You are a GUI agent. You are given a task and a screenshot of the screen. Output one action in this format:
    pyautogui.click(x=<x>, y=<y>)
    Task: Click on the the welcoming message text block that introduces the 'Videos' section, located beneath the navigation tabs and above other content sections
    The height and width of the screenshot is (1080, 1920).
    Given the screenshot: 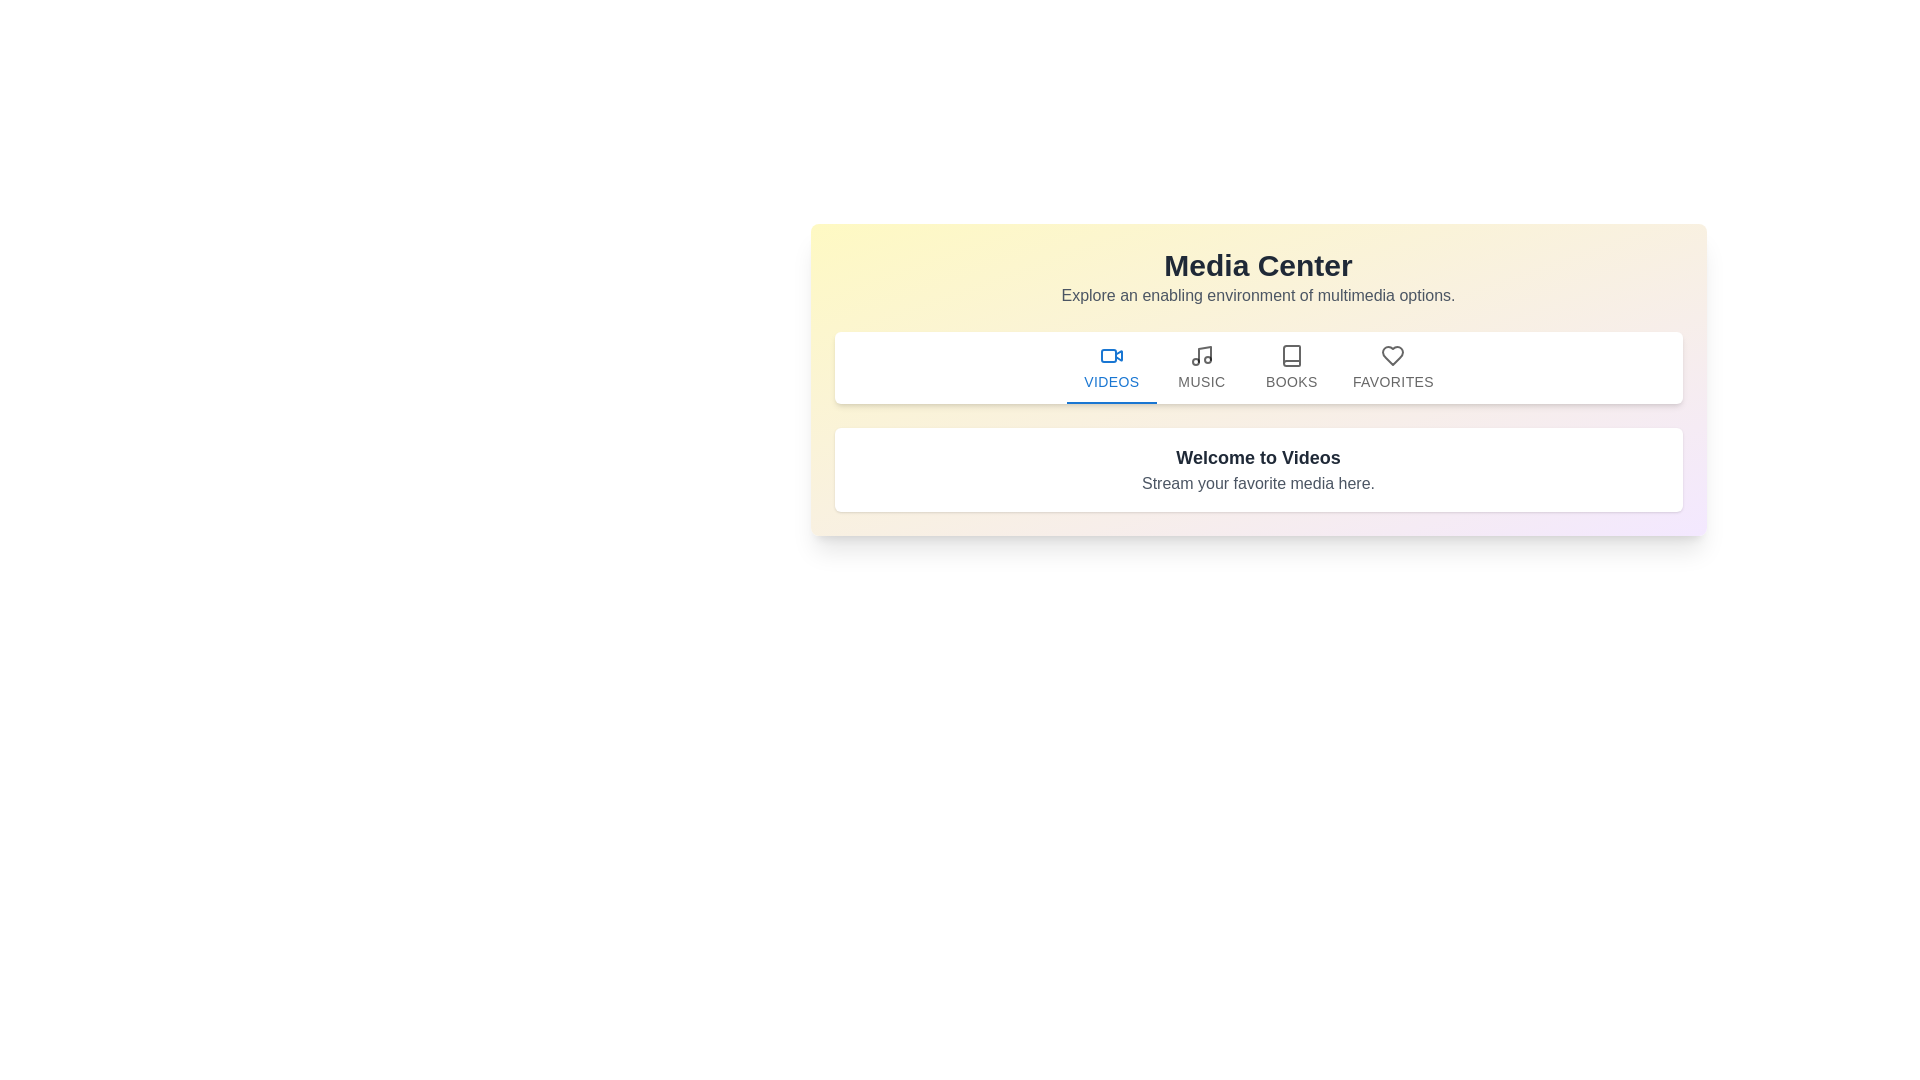 What is the action you would take?
    pyautogui.click(x=1257, y=470)
    